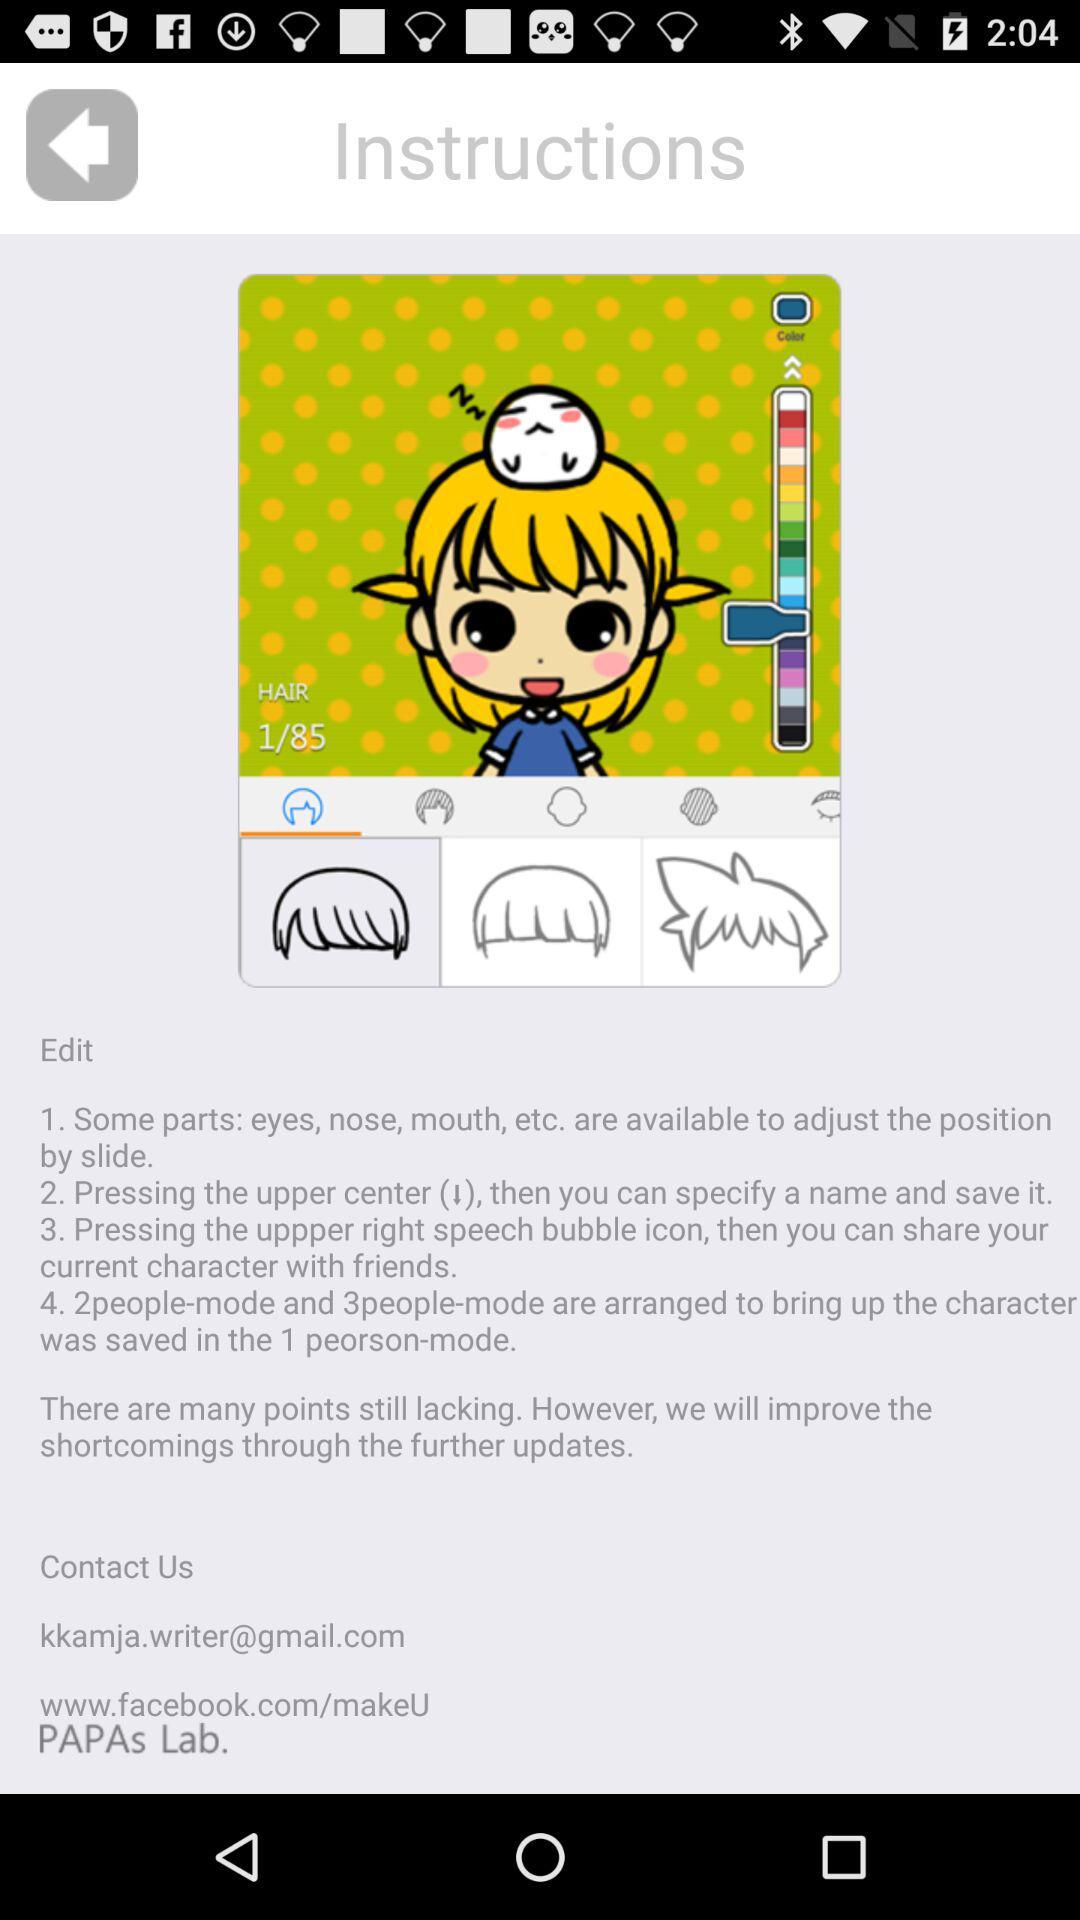 This screenshot has width=1080, height=1920. I want to click on app below the contact us icon, so click(222, 1634).